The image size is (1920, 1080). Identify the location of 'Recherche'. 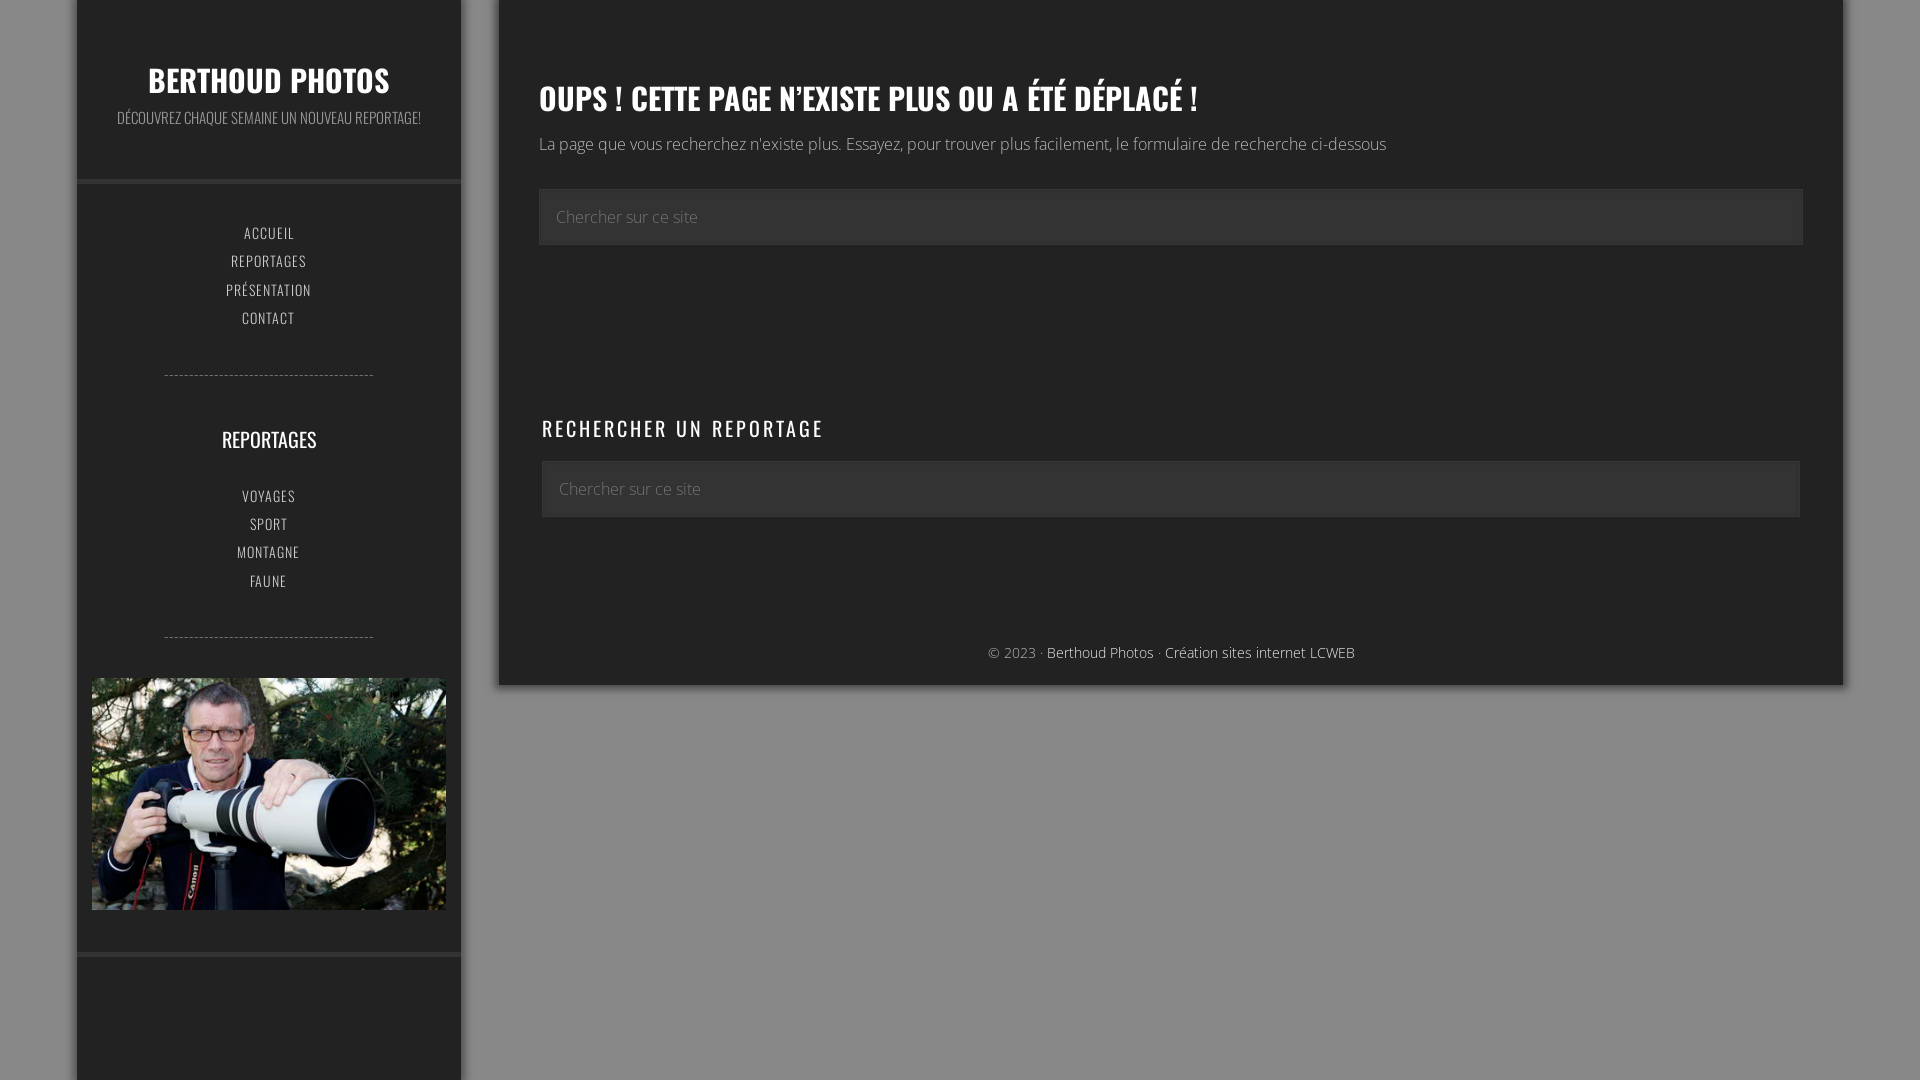
(1802, 183).